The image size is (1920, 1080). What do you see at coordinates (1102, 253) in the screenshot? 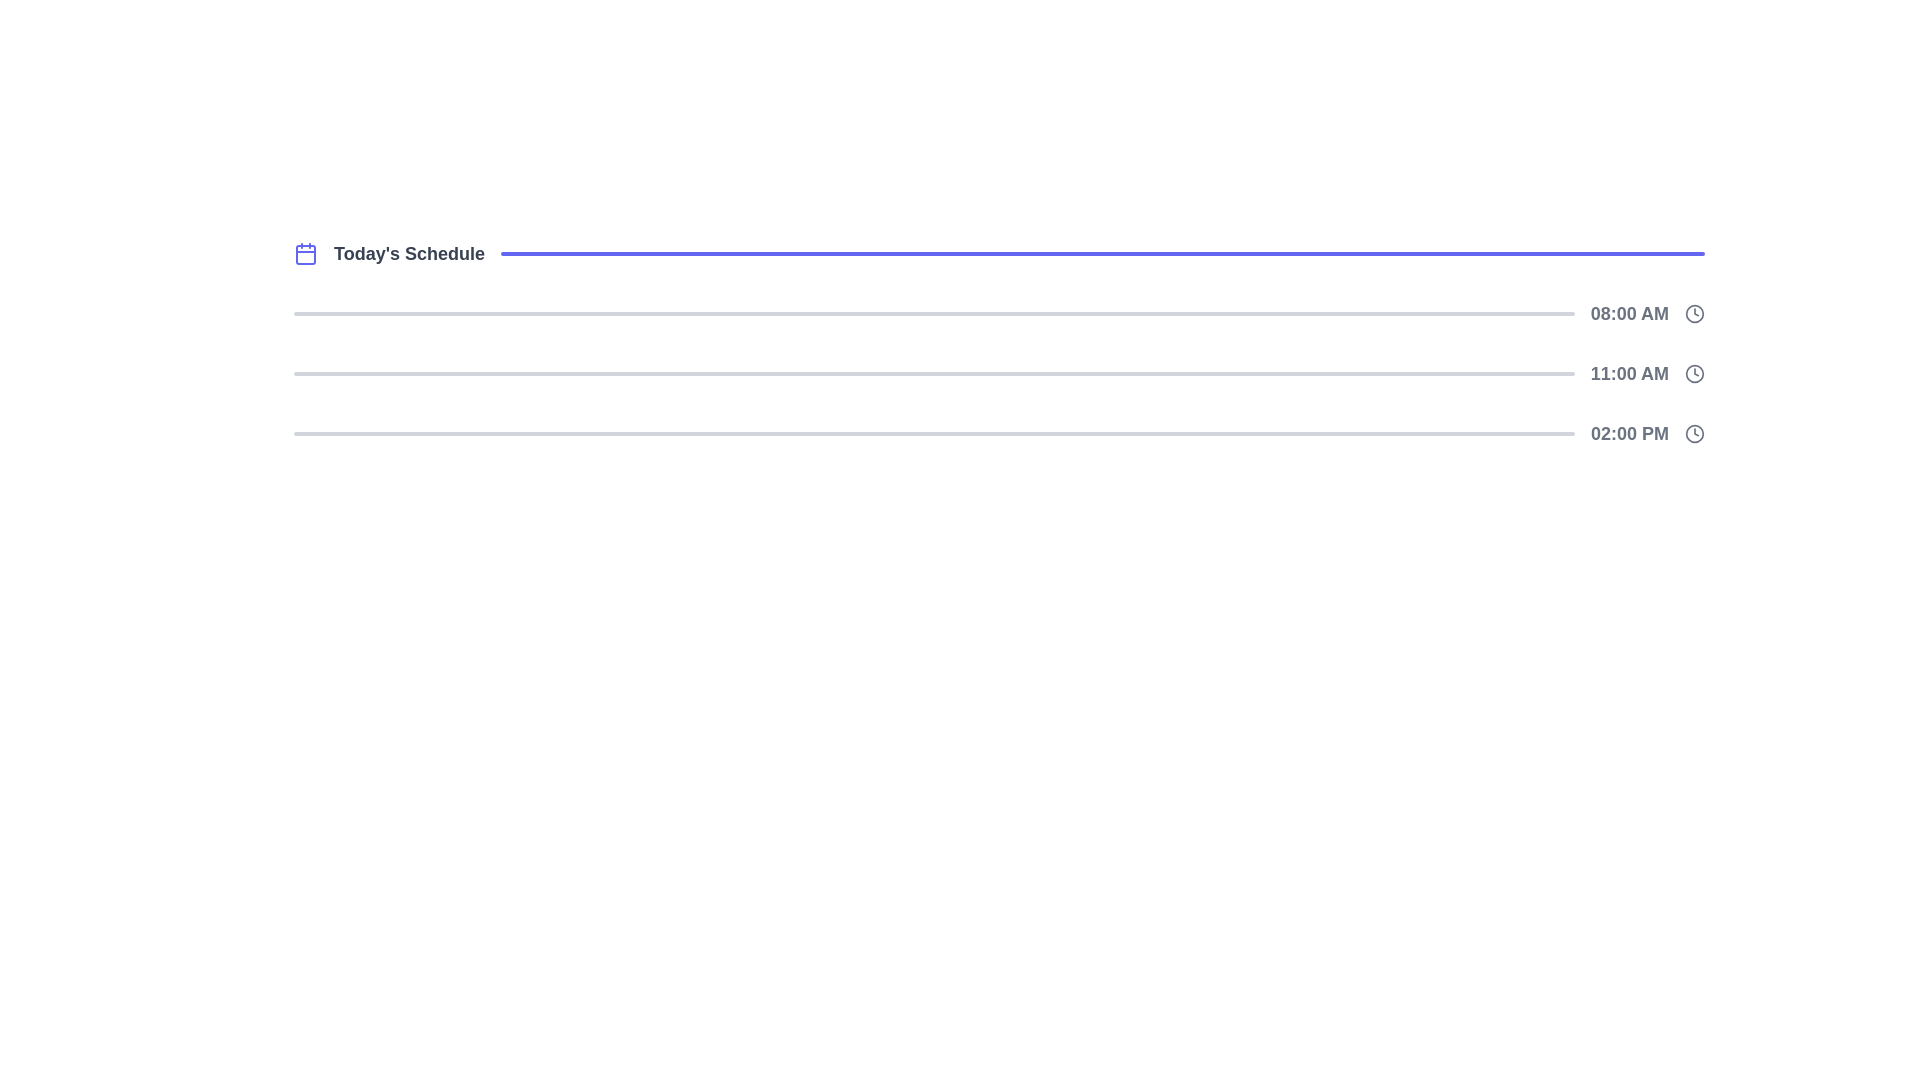
I see `the indigo progress bar located directly below the 'Today's Schedule' text, which spans the width of the layout` at bounding box center [1102, 253].